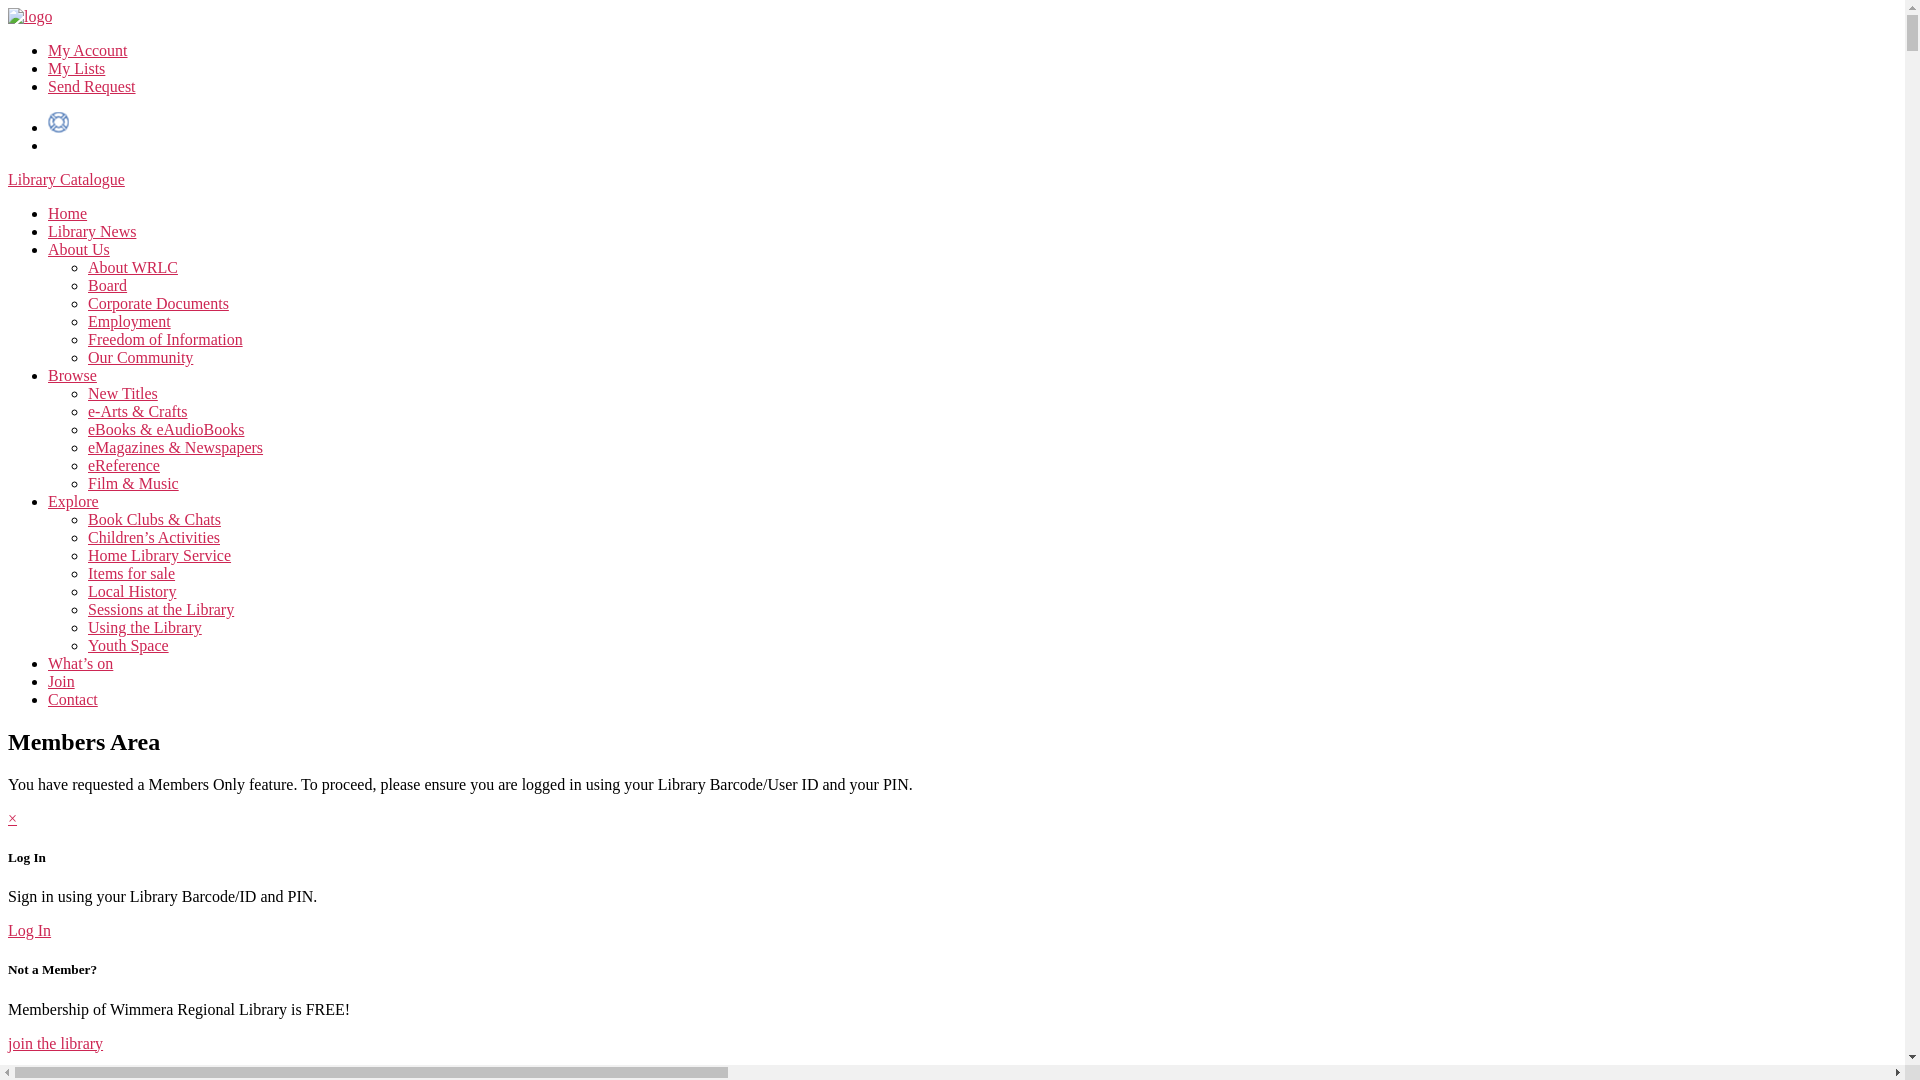 Image resolution: width=1920 pixels, height=1080 pixels. I want to click on 'join the library', so click(8, 1041).